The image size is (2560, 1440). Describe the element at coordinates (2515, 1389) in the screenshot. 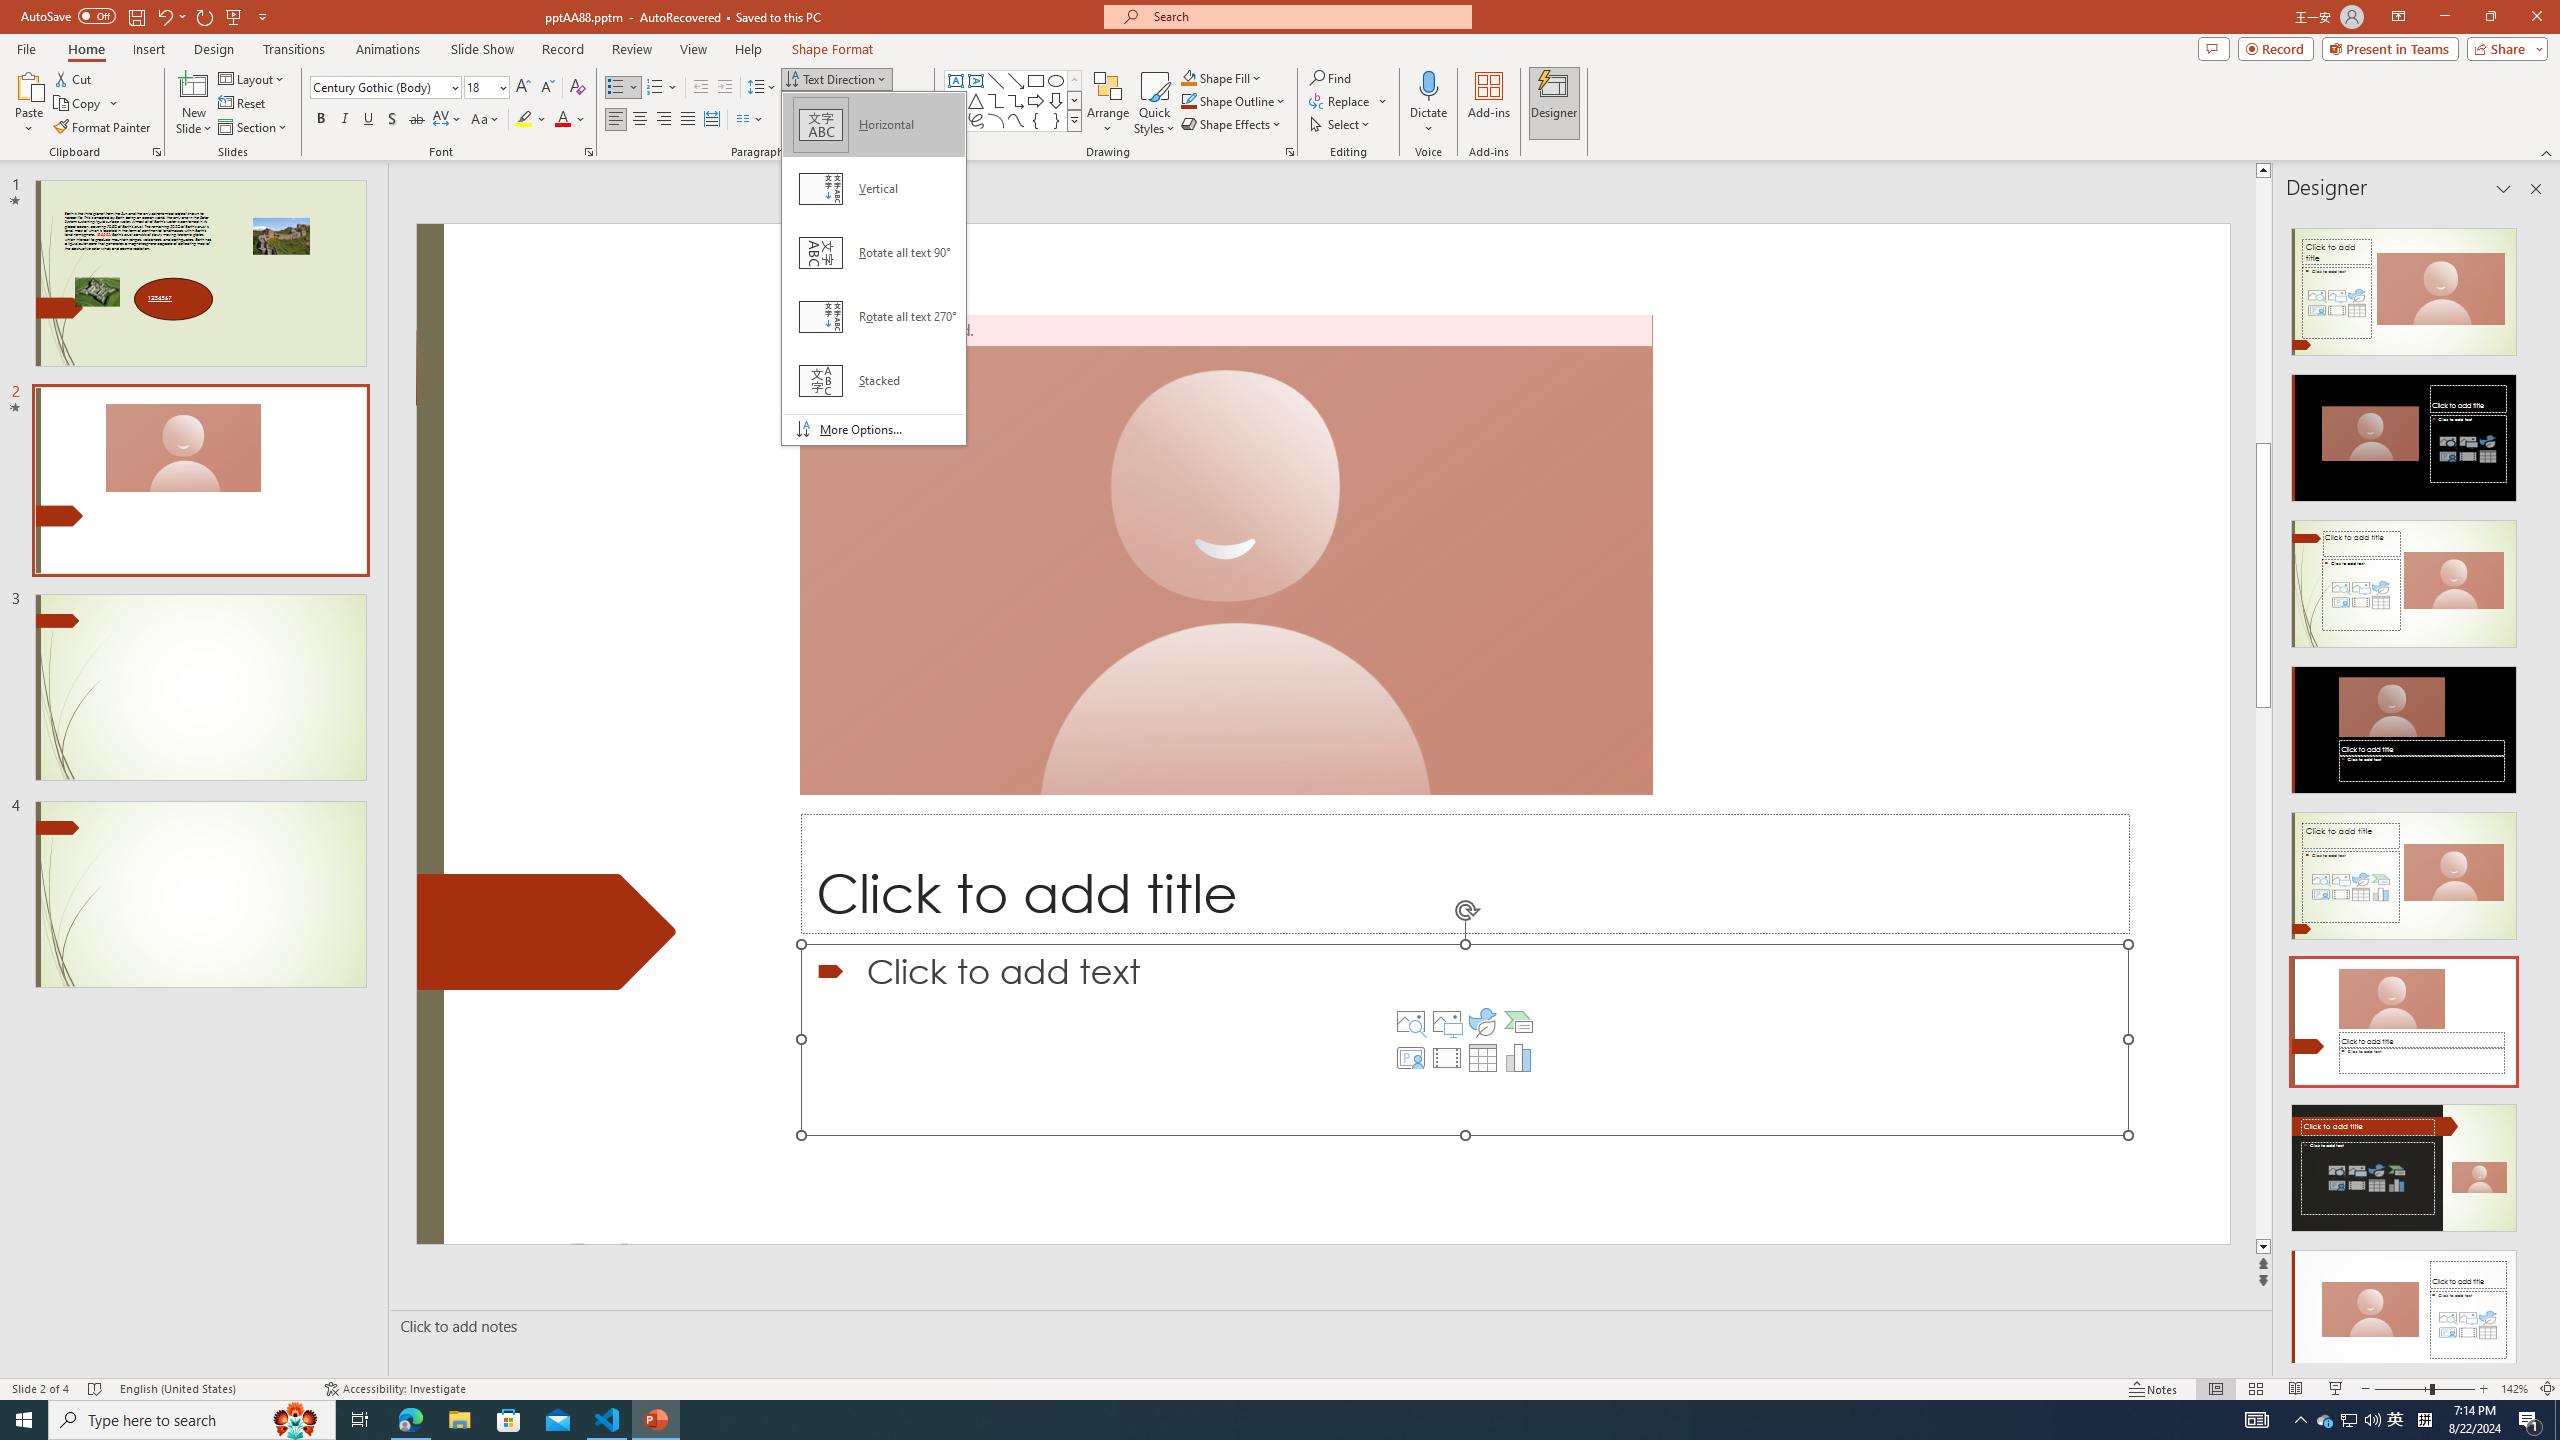

I see `'Zoom 142%'` at that location.